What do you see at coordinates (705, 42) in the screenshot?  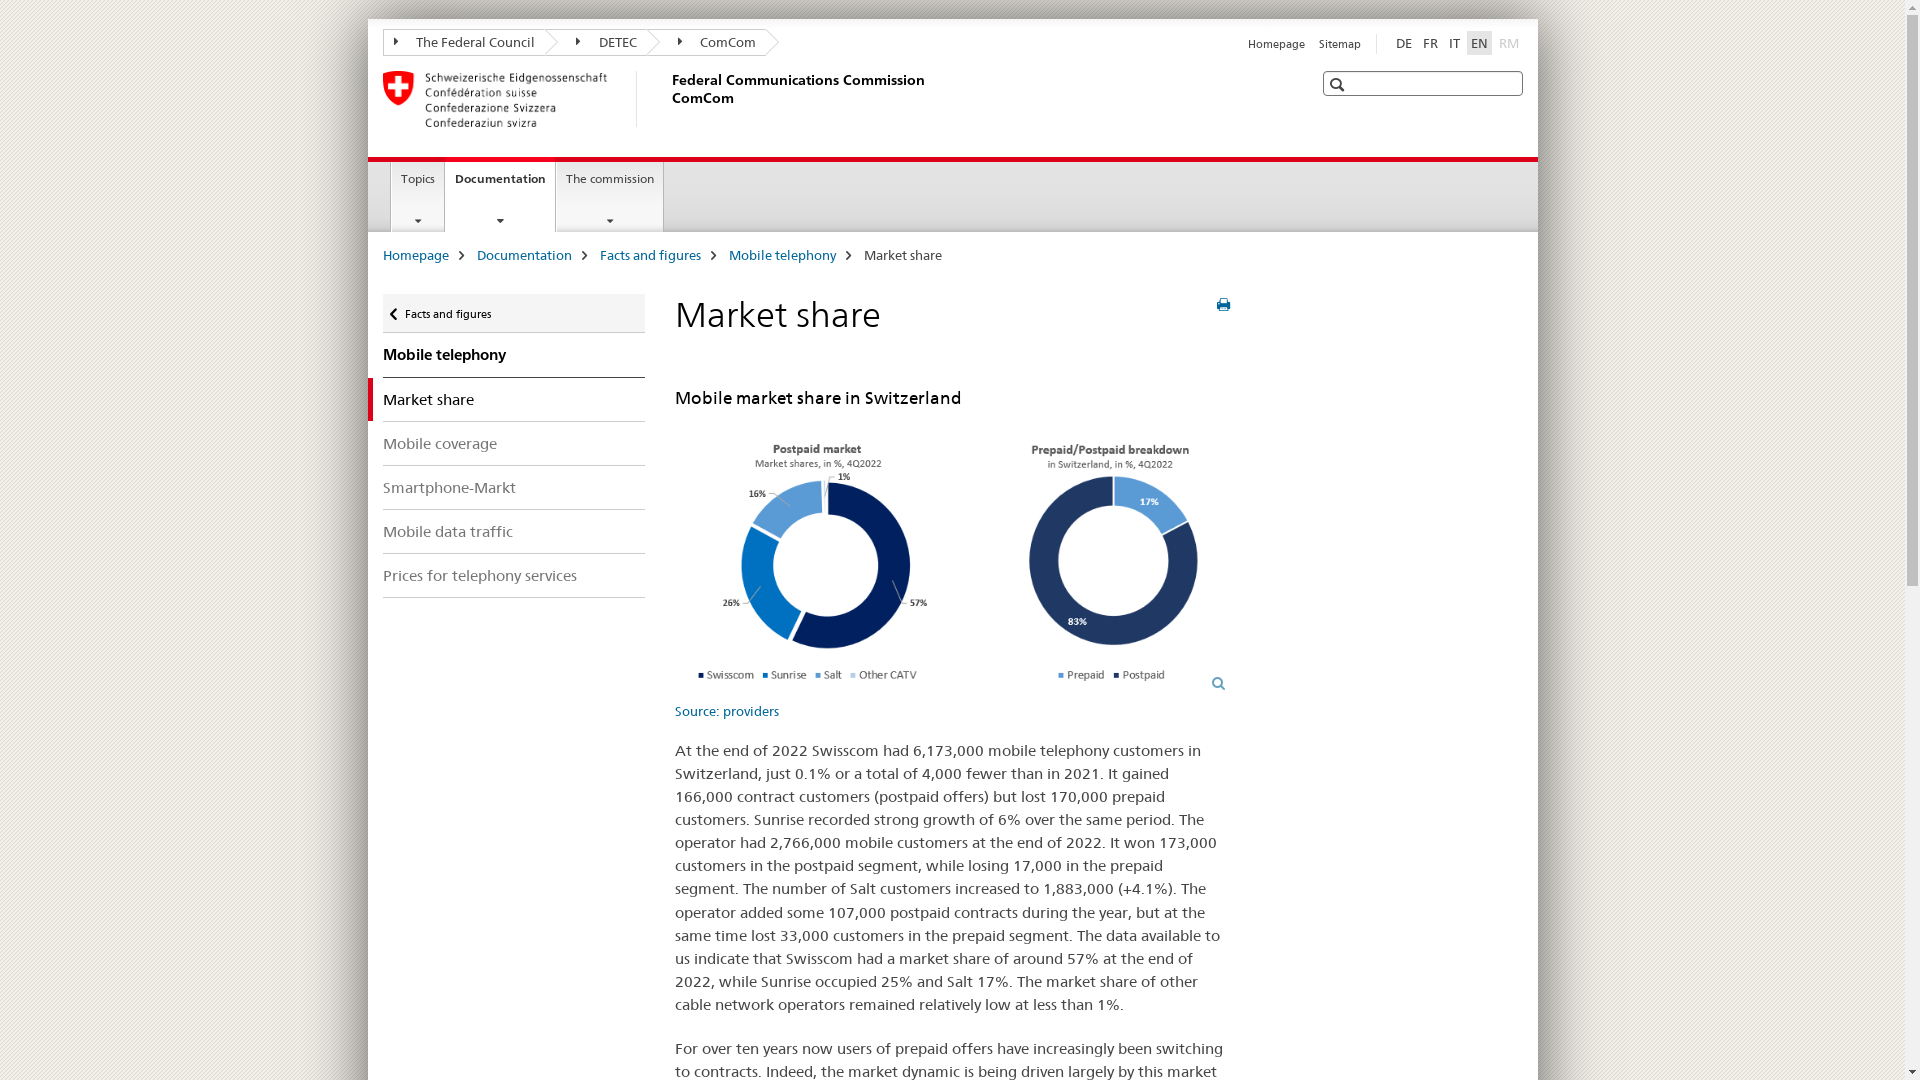 I see `'ComCom'` at bounding box center [705, 42].